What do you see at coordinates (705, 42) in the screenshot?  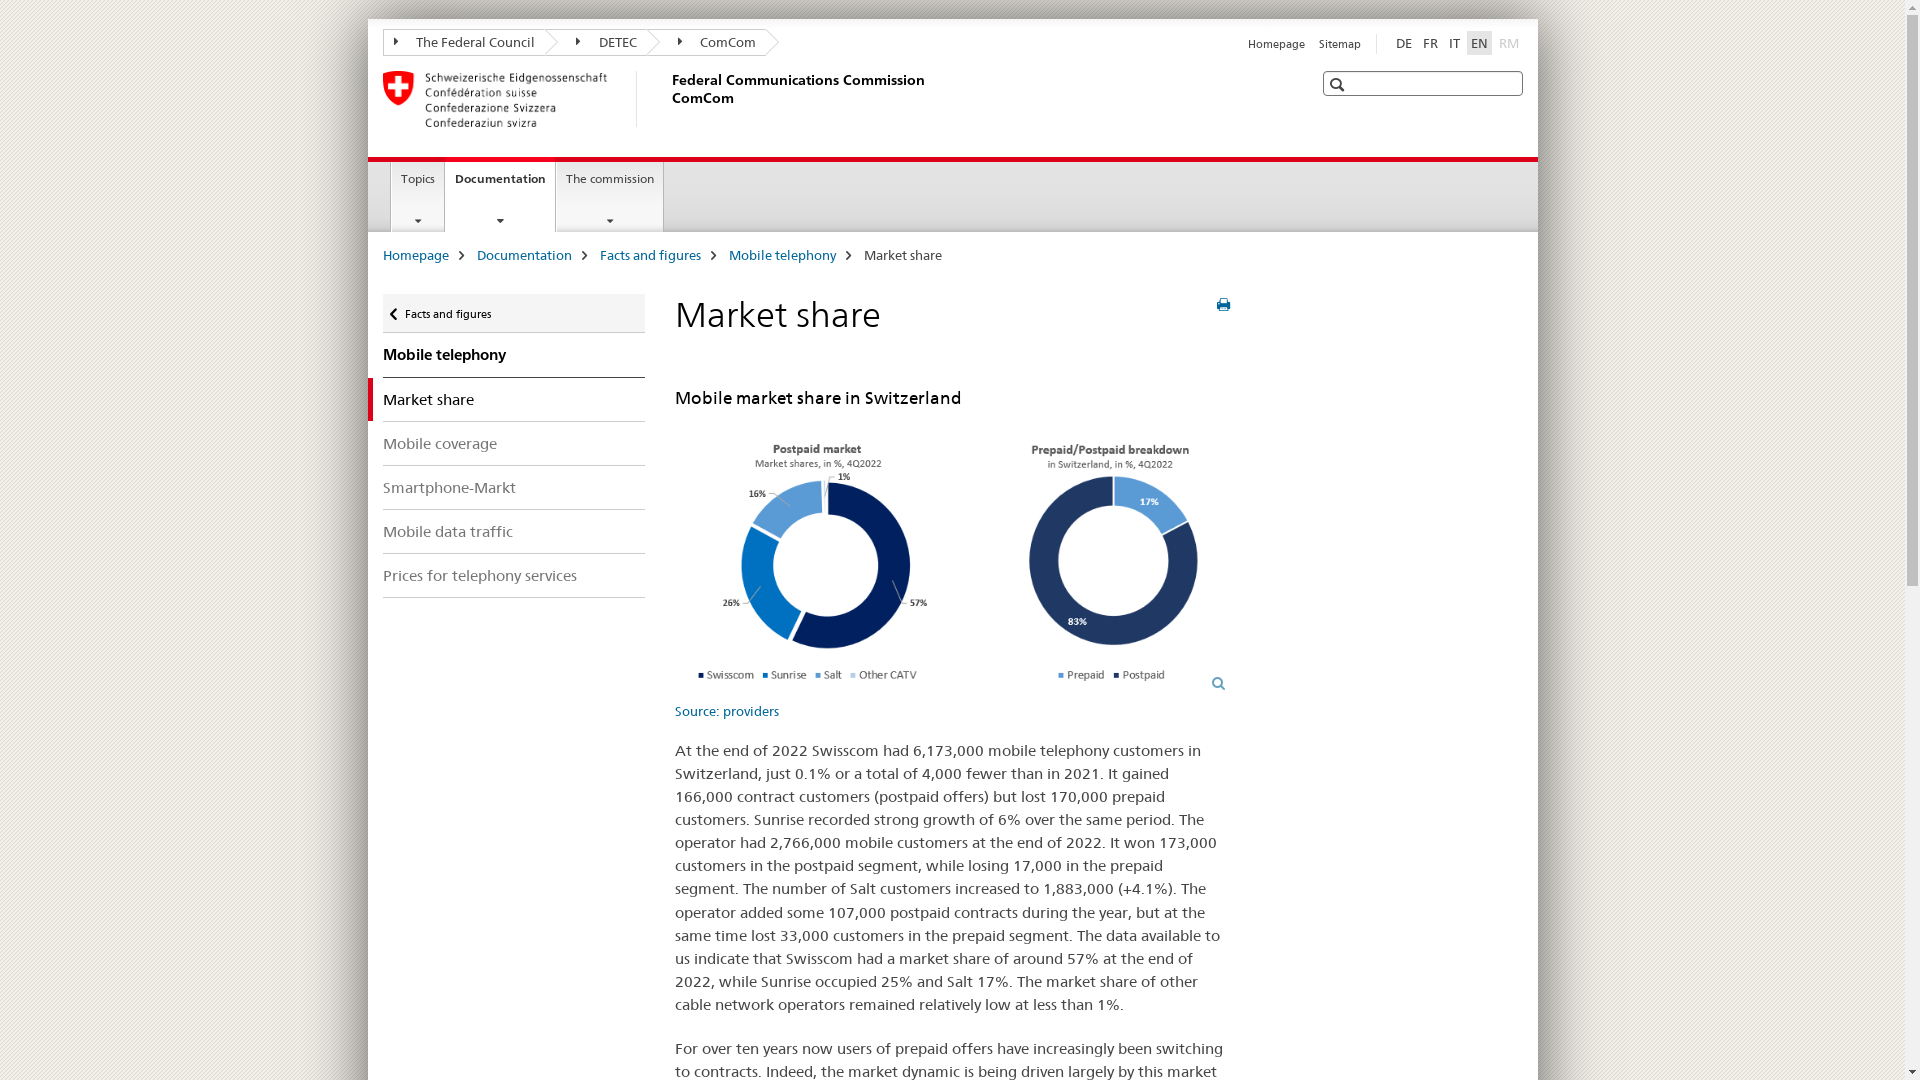 I see `'ComCom'` at bounding box center [705, 42].